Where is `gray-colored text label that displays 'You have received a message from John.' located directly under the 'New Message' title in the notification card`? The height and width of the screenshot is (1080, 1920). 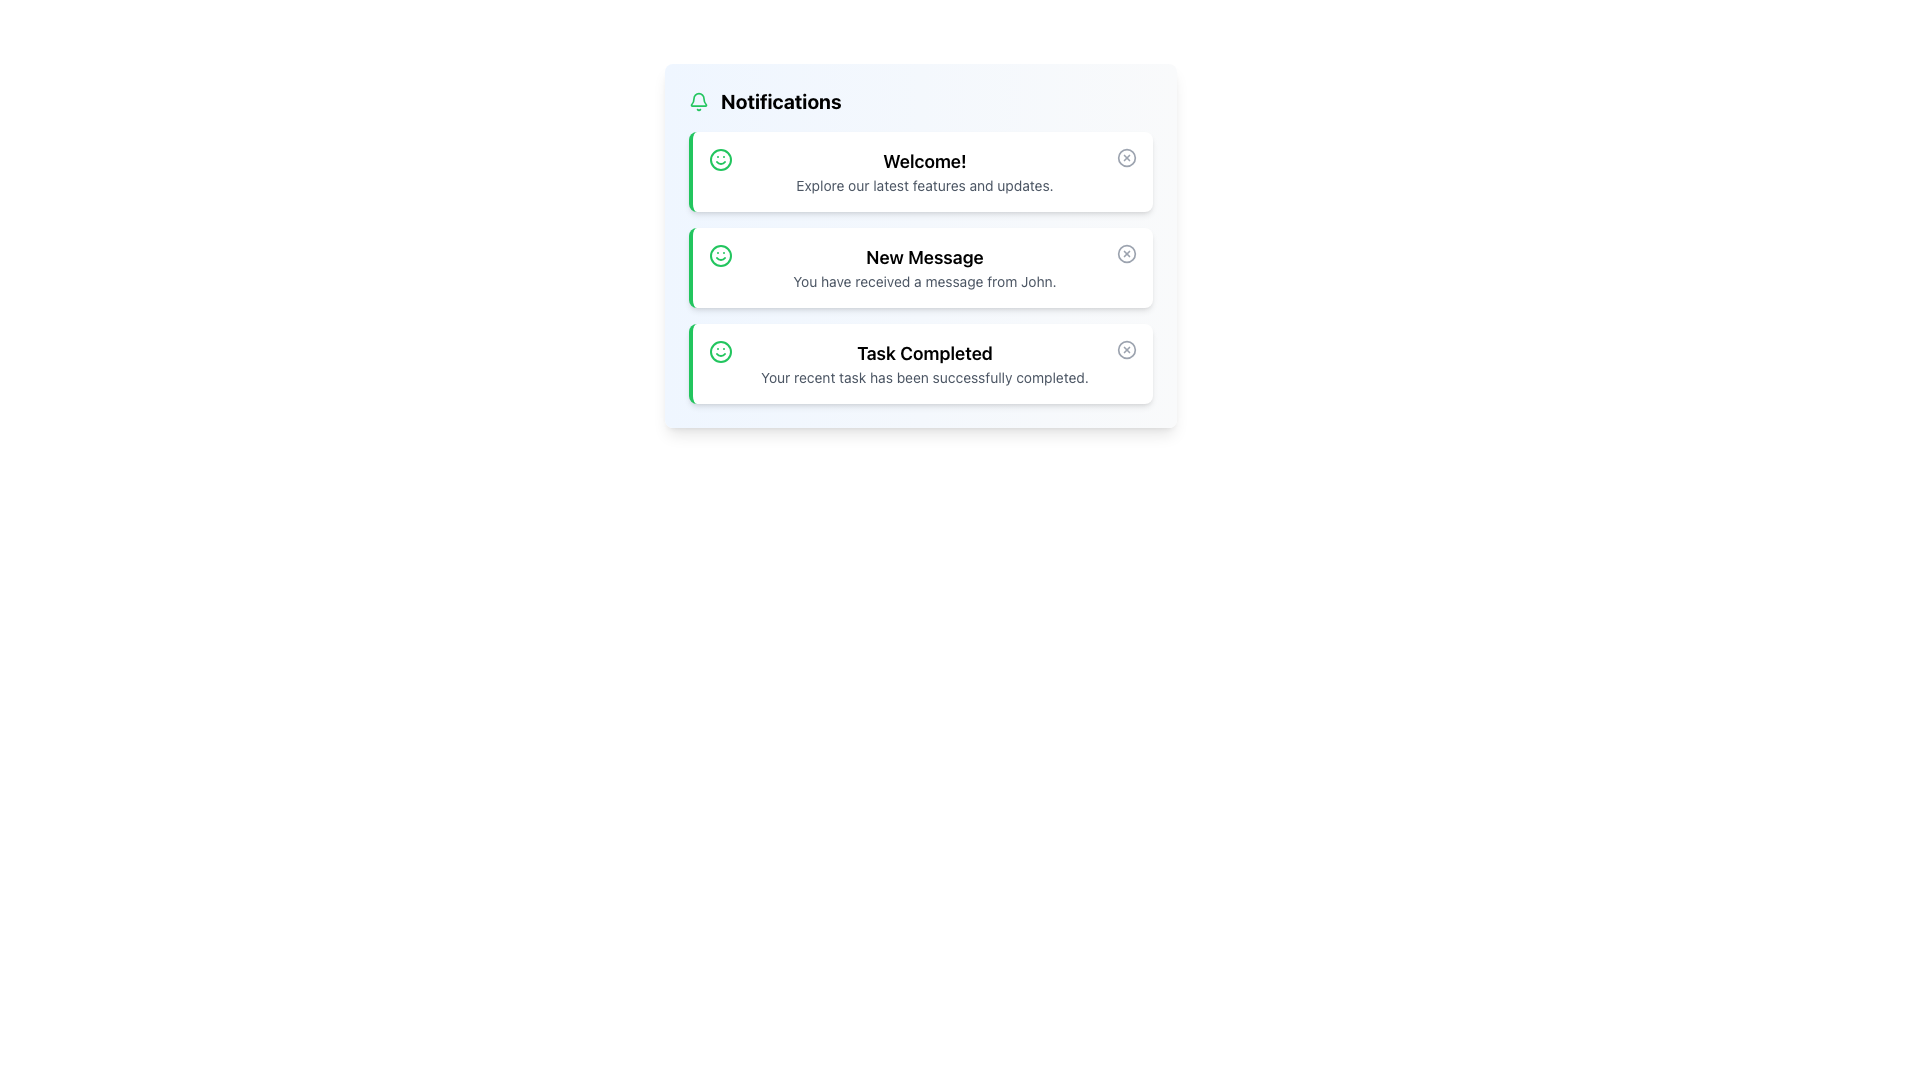
gray-colored text label that displays 'You have received a message from John.' located directly under the 'New Message' title in the notification card is located at coordinates (924, 281).